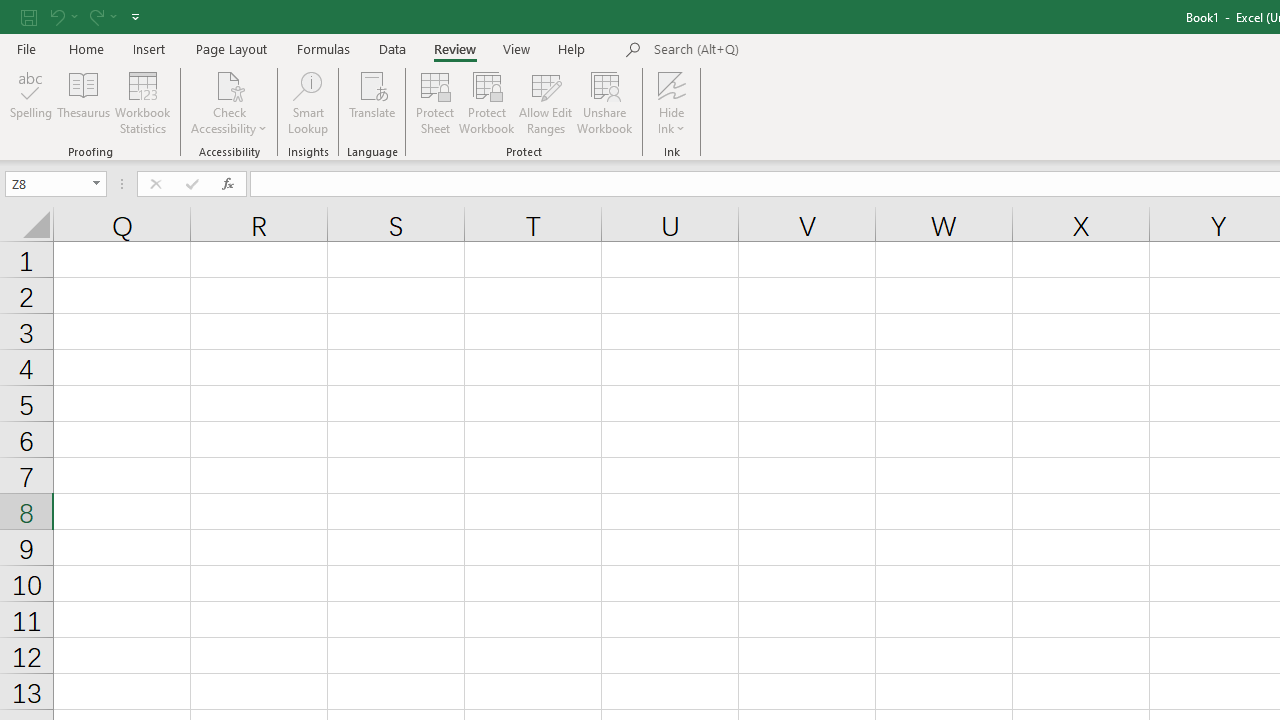  Describe the element at coordinates (307, 103) in the screenshot. I see `'Smart Lookup'` at that location.